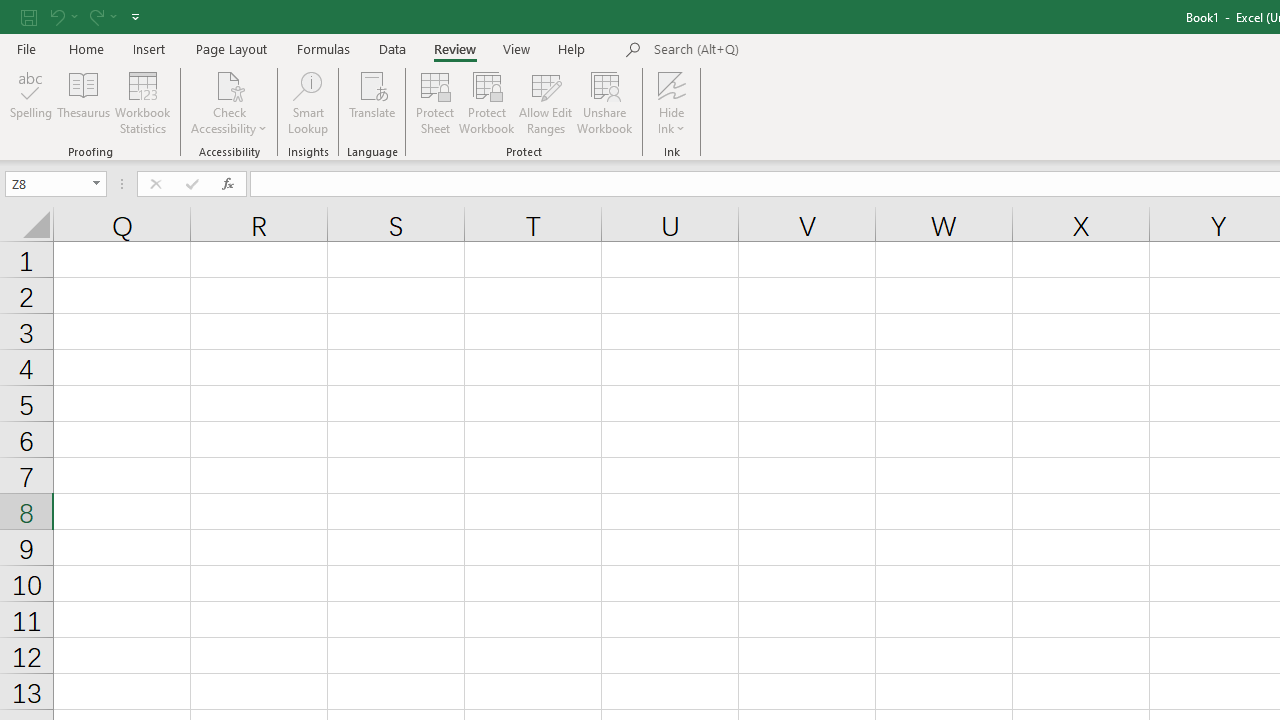  Describe the element at coordinates (307, 103) in the screenshot. I see `'Smart Lookup'` at that location.